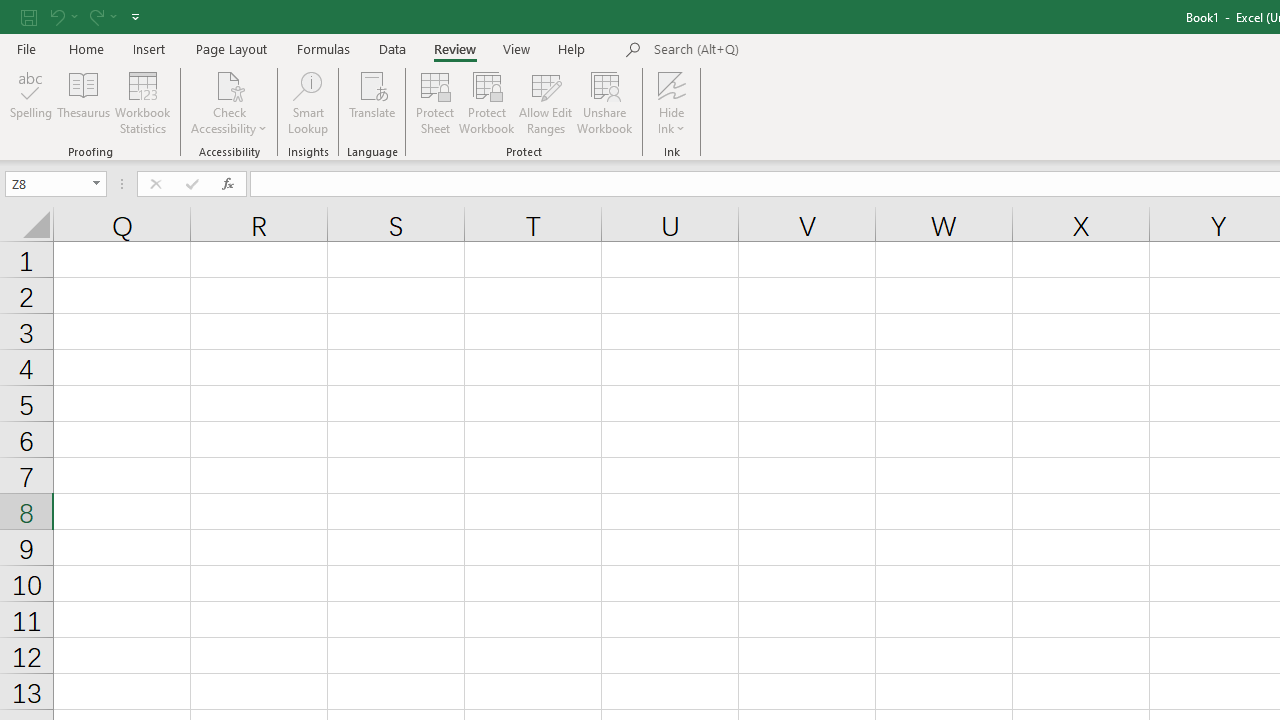  Describe the element at coordinates (307, 103) in the screenshot. I see `'Smart Lookup'` at that location.